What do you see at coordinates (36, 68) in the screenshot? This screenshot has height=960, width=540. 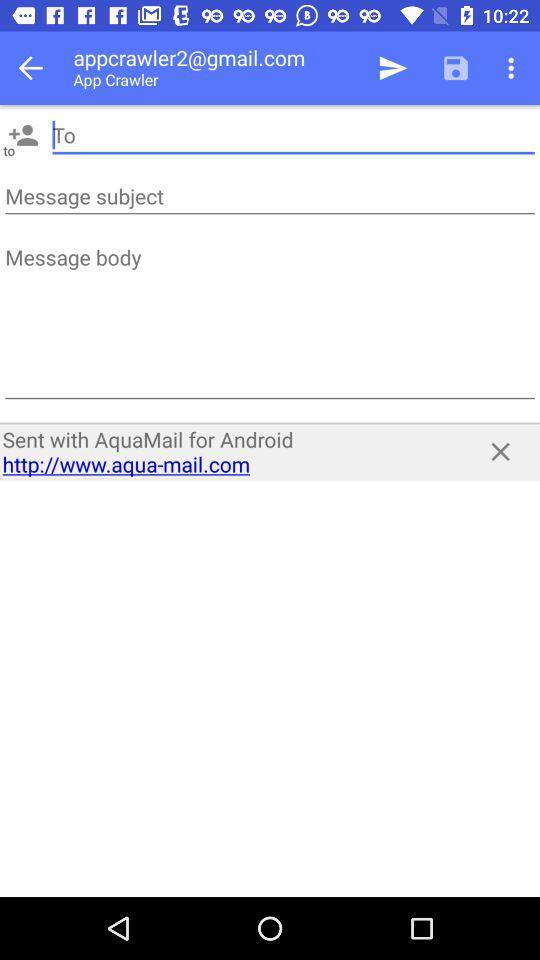 I see `icon next to the appcrawler2@gmail.com app` at bounding box center [36, 68].